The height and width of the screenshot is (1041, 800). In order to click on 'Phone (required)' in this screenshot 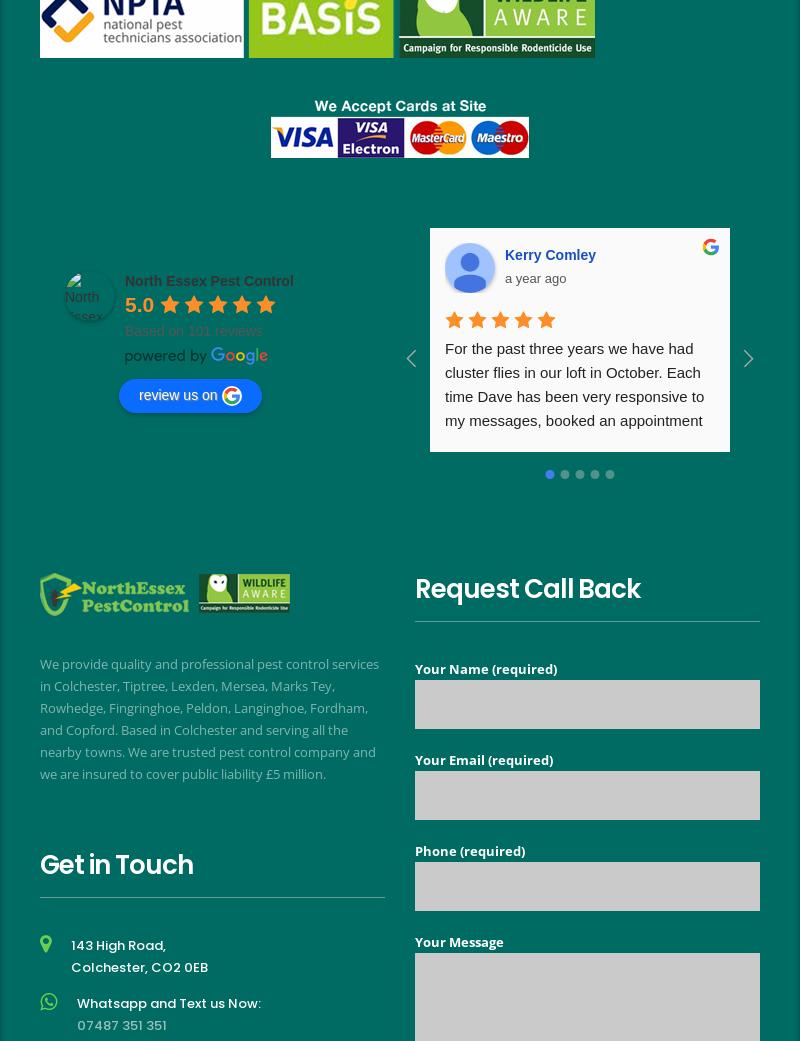, I will do `click(470, 848)`.